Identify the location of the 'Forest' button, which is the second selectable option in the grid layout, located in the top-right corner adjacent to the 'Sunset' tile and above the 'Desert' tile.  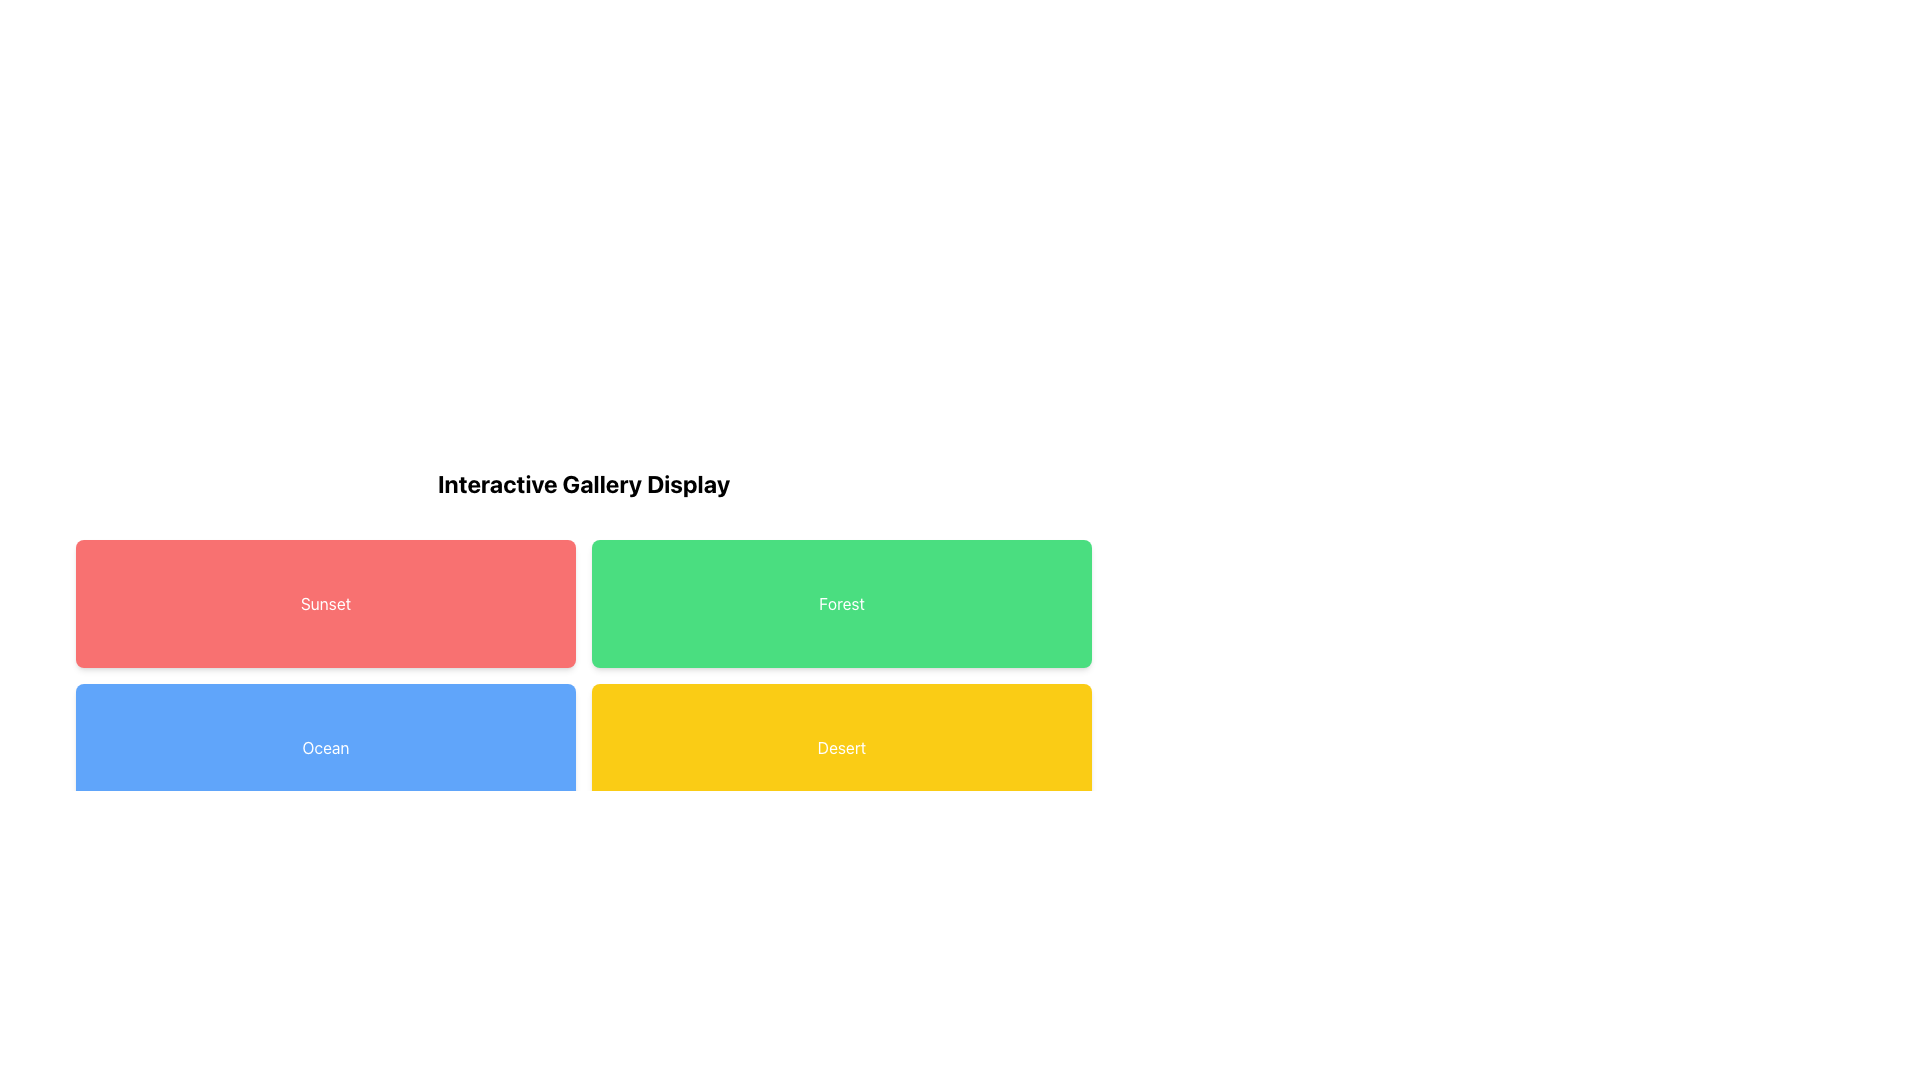
(841, 603).